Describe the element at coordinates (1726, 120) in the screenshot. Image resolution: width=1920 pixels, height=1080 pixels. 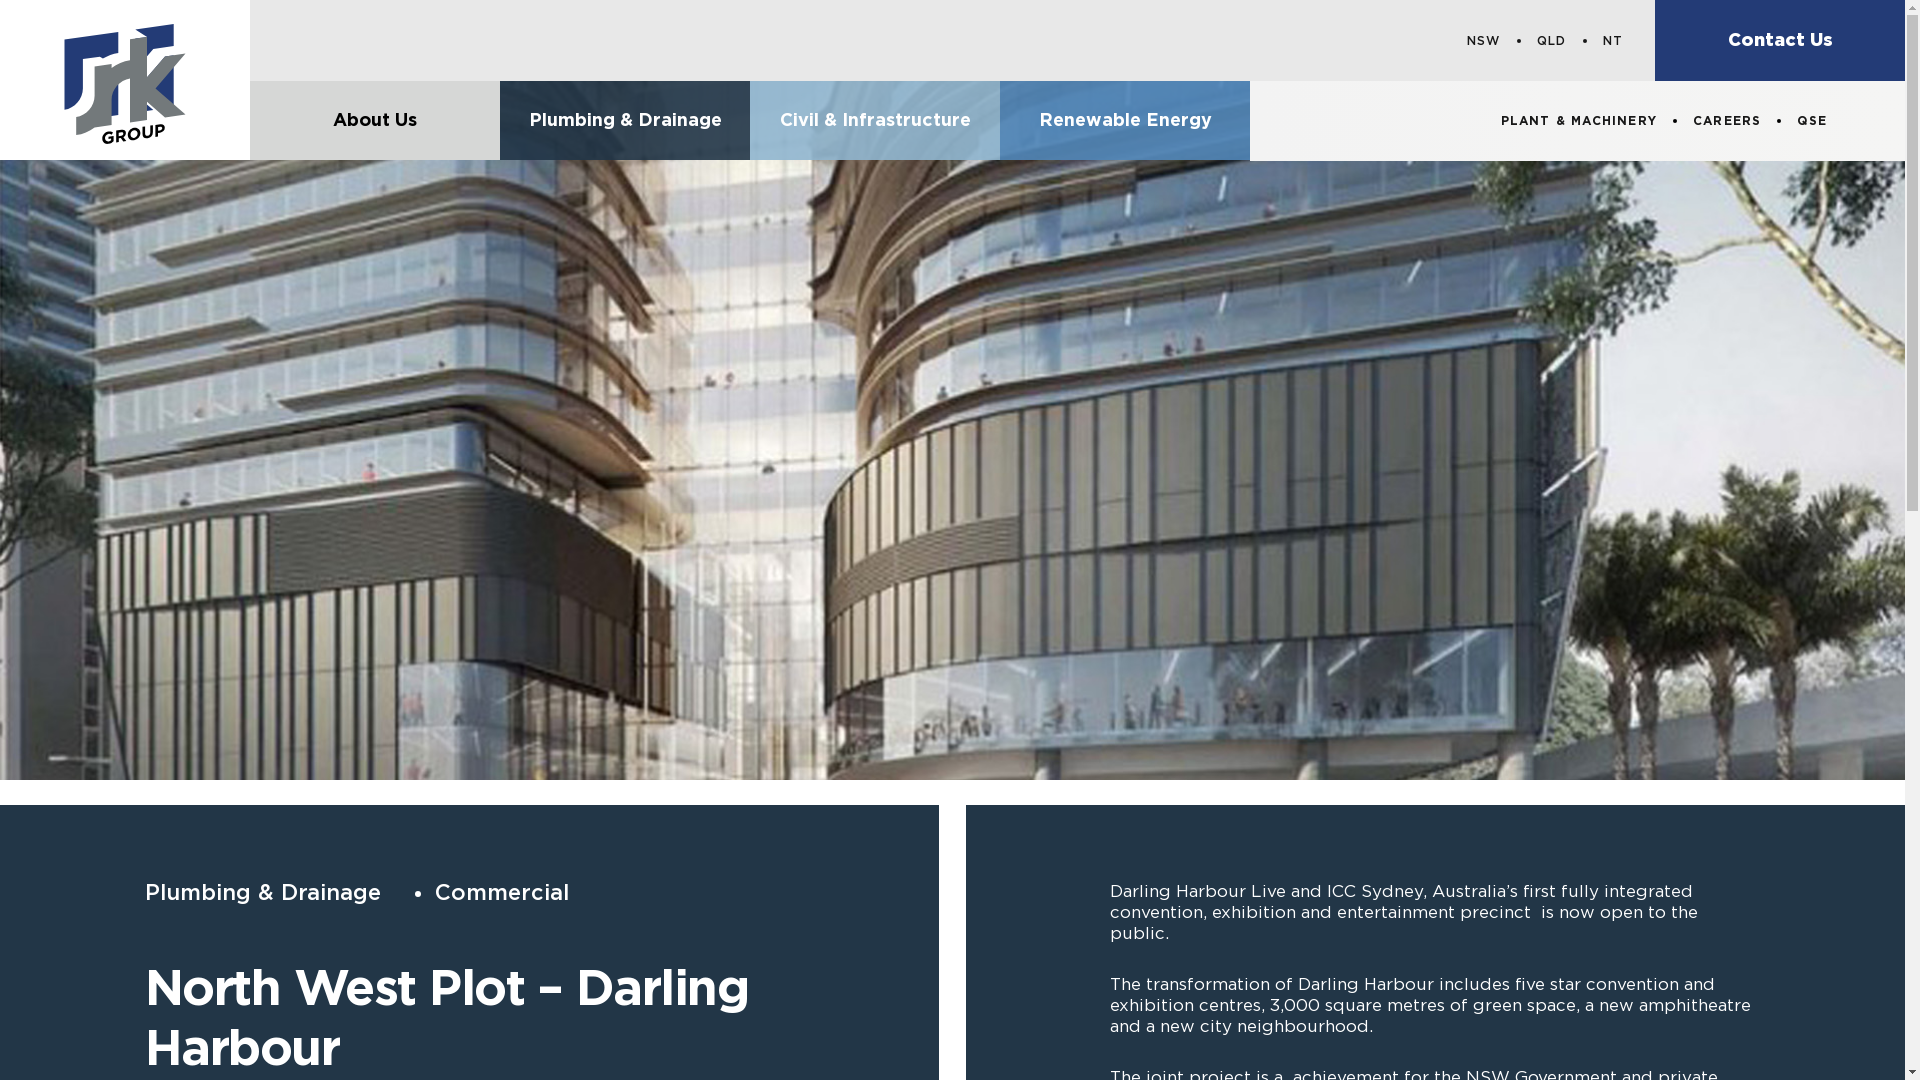
I see `'CAREERS'` at that location.